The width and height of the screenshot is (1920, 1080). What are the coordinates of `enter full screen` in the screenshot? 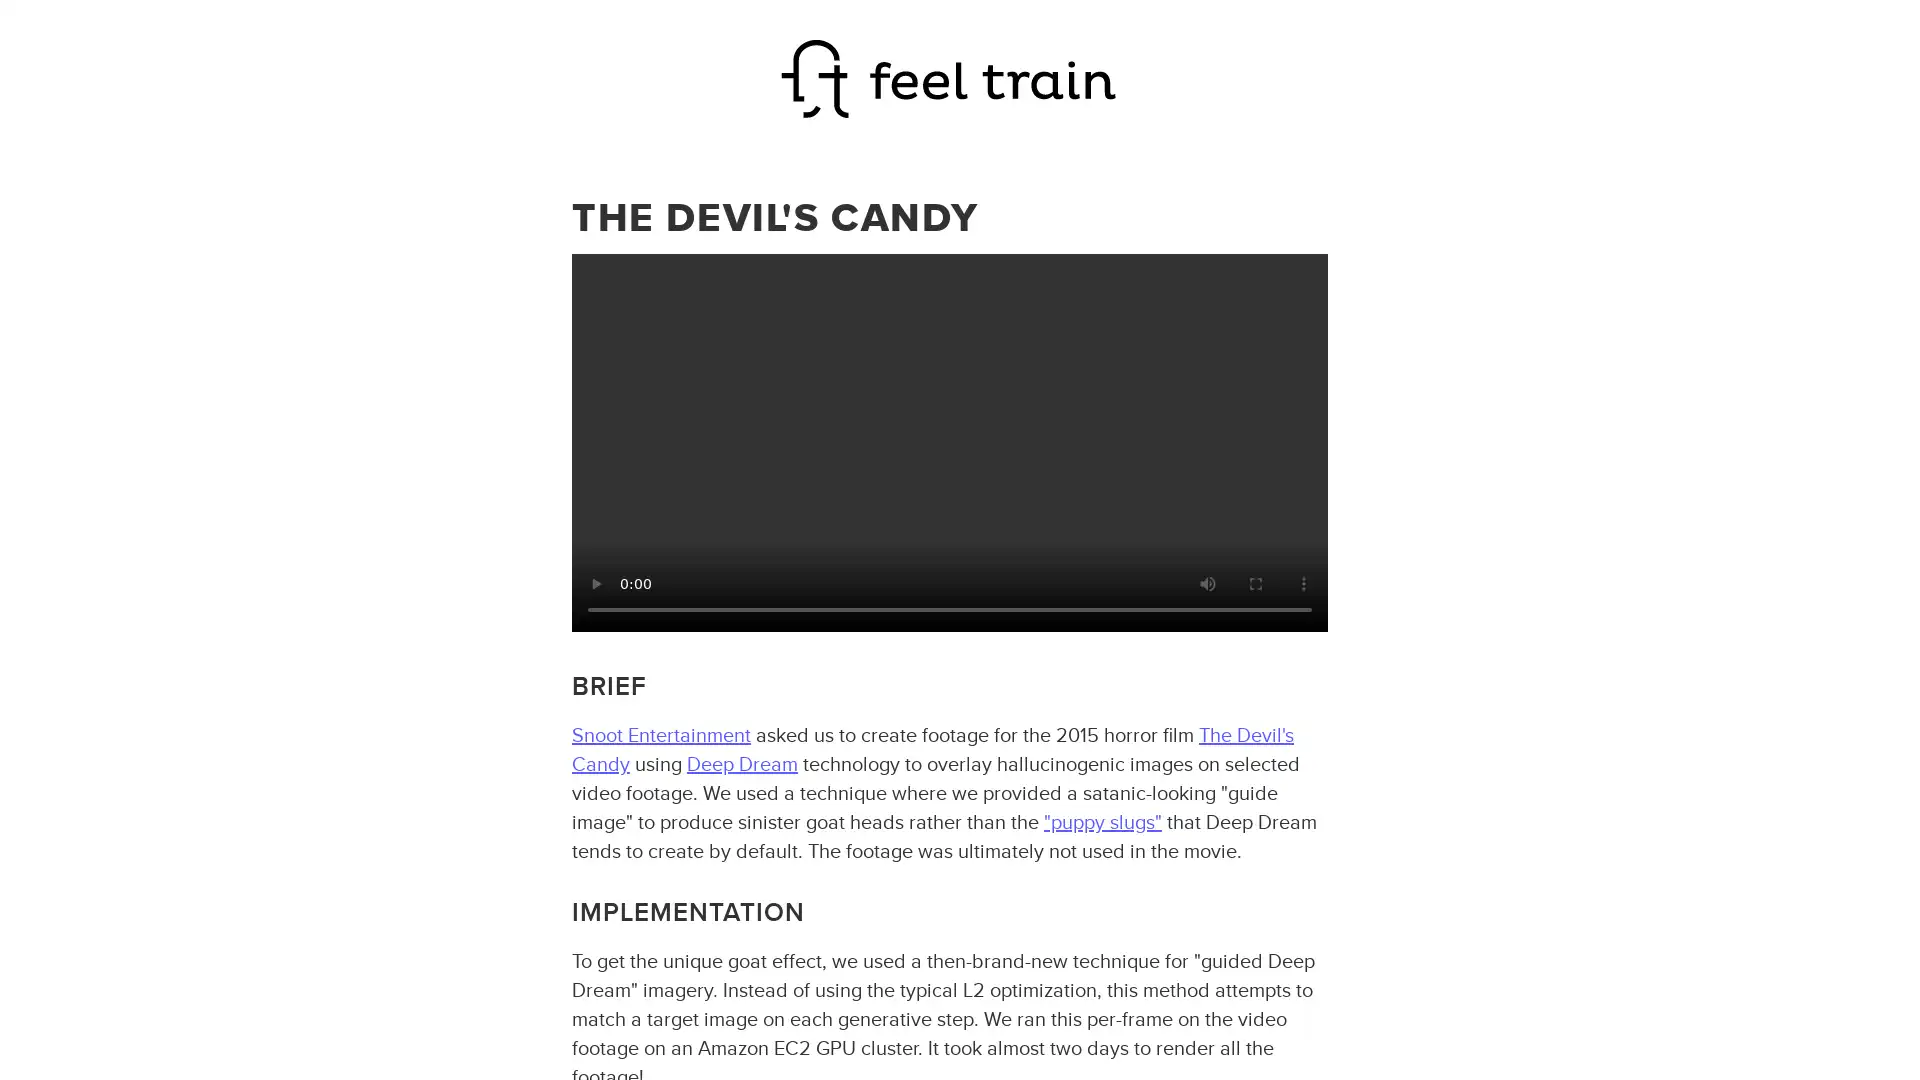 It's located at (1253, 583).